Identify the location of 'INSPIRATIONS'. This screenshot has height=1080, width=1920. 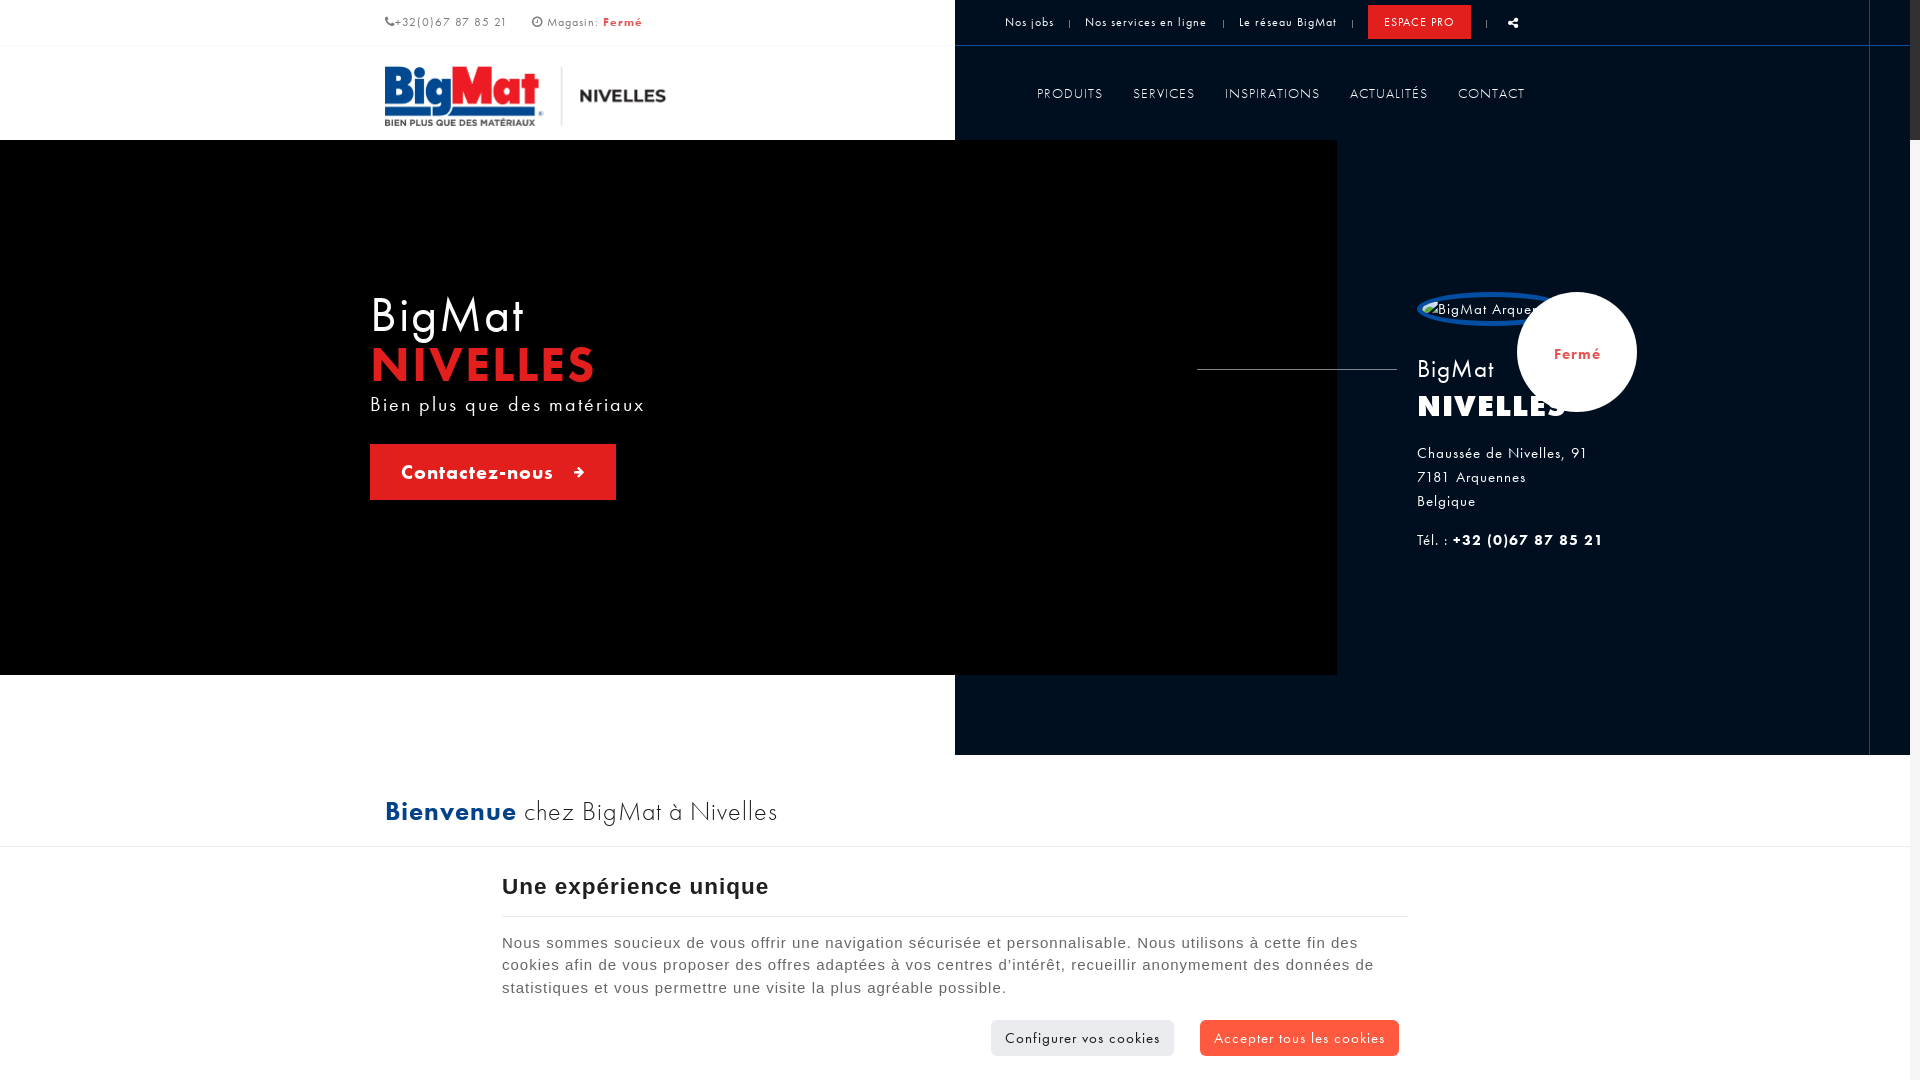
(1271, 92).